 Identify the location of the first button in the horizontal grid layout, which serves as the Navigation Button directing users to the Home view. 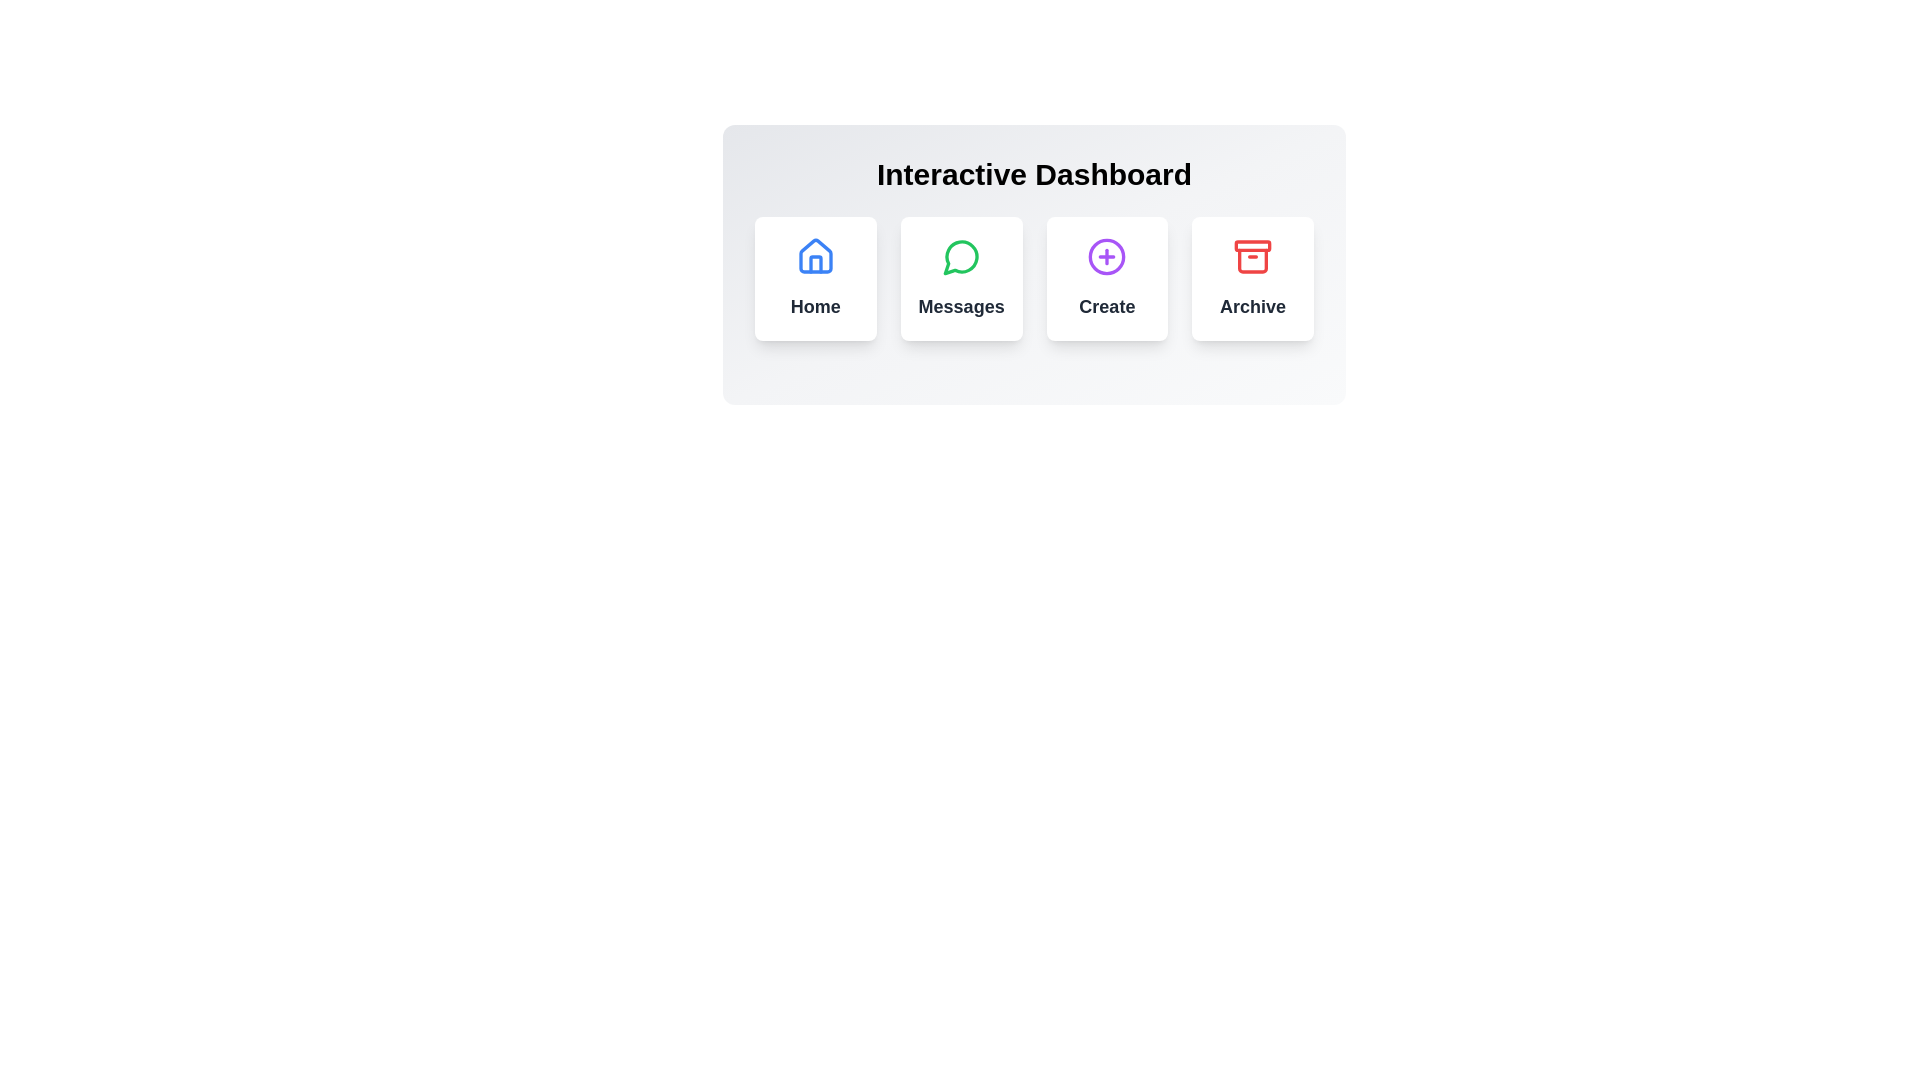
(815, 278).